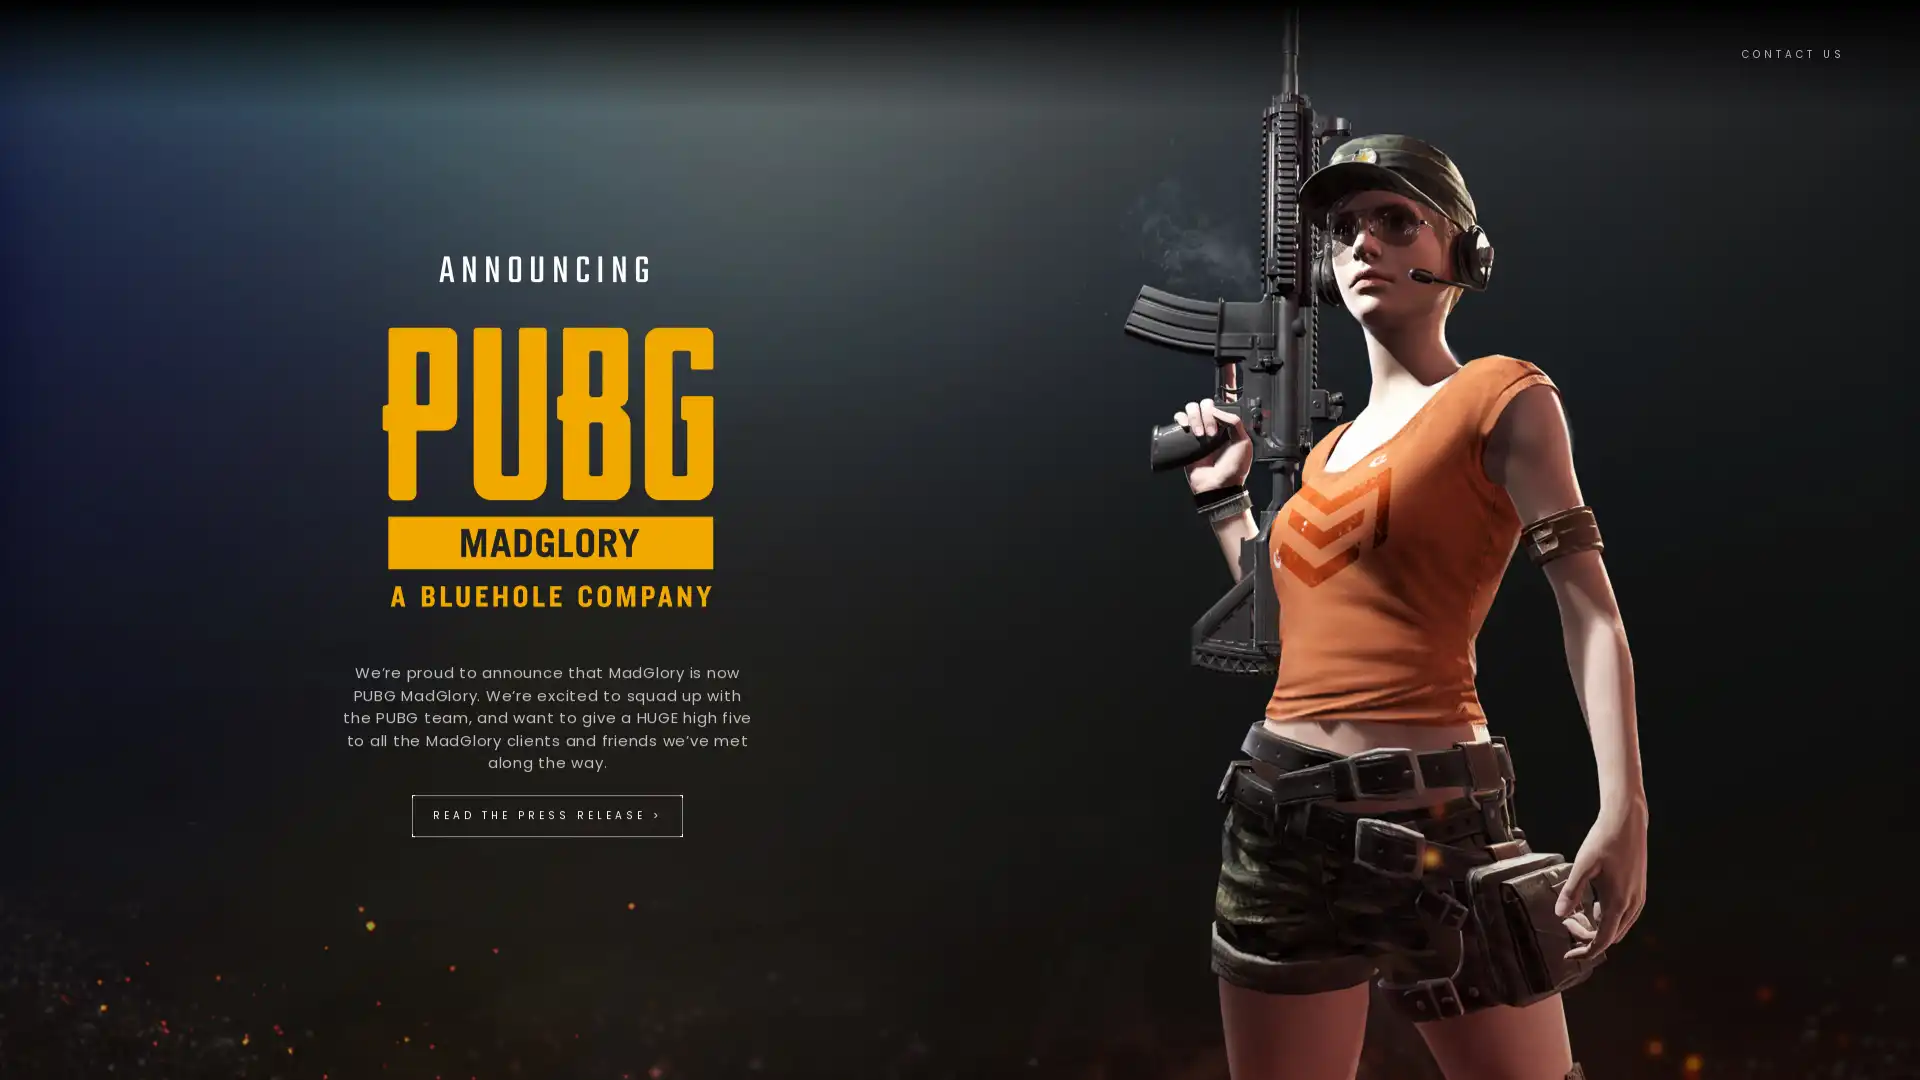  What do you see at coordinates (1805, 53) in the screenshot?
I see `CONTACT US` at bounding box center [1805, 53].